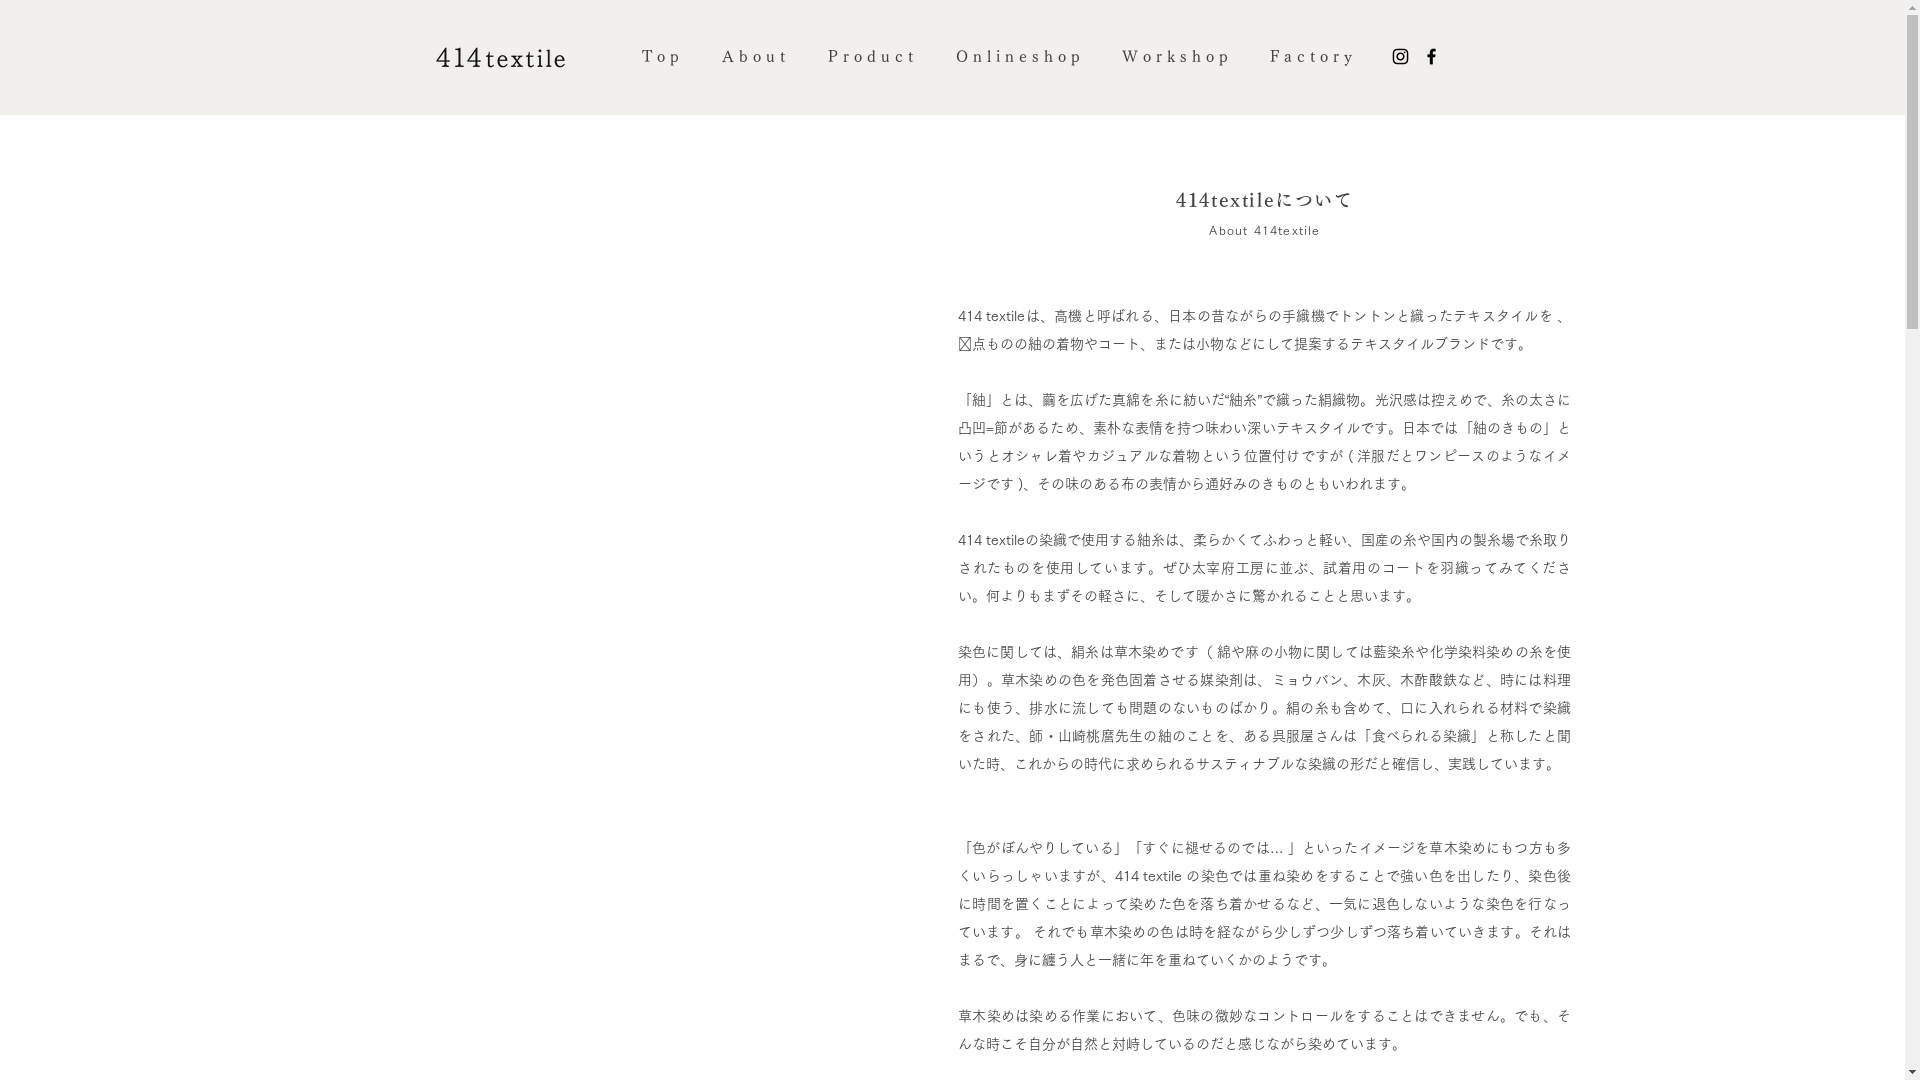 The image size is (1920, 1080). Describe the element at coordinates (1017, 56) in the screenshot. I see `'O n l i n e s h o p'` at that location.